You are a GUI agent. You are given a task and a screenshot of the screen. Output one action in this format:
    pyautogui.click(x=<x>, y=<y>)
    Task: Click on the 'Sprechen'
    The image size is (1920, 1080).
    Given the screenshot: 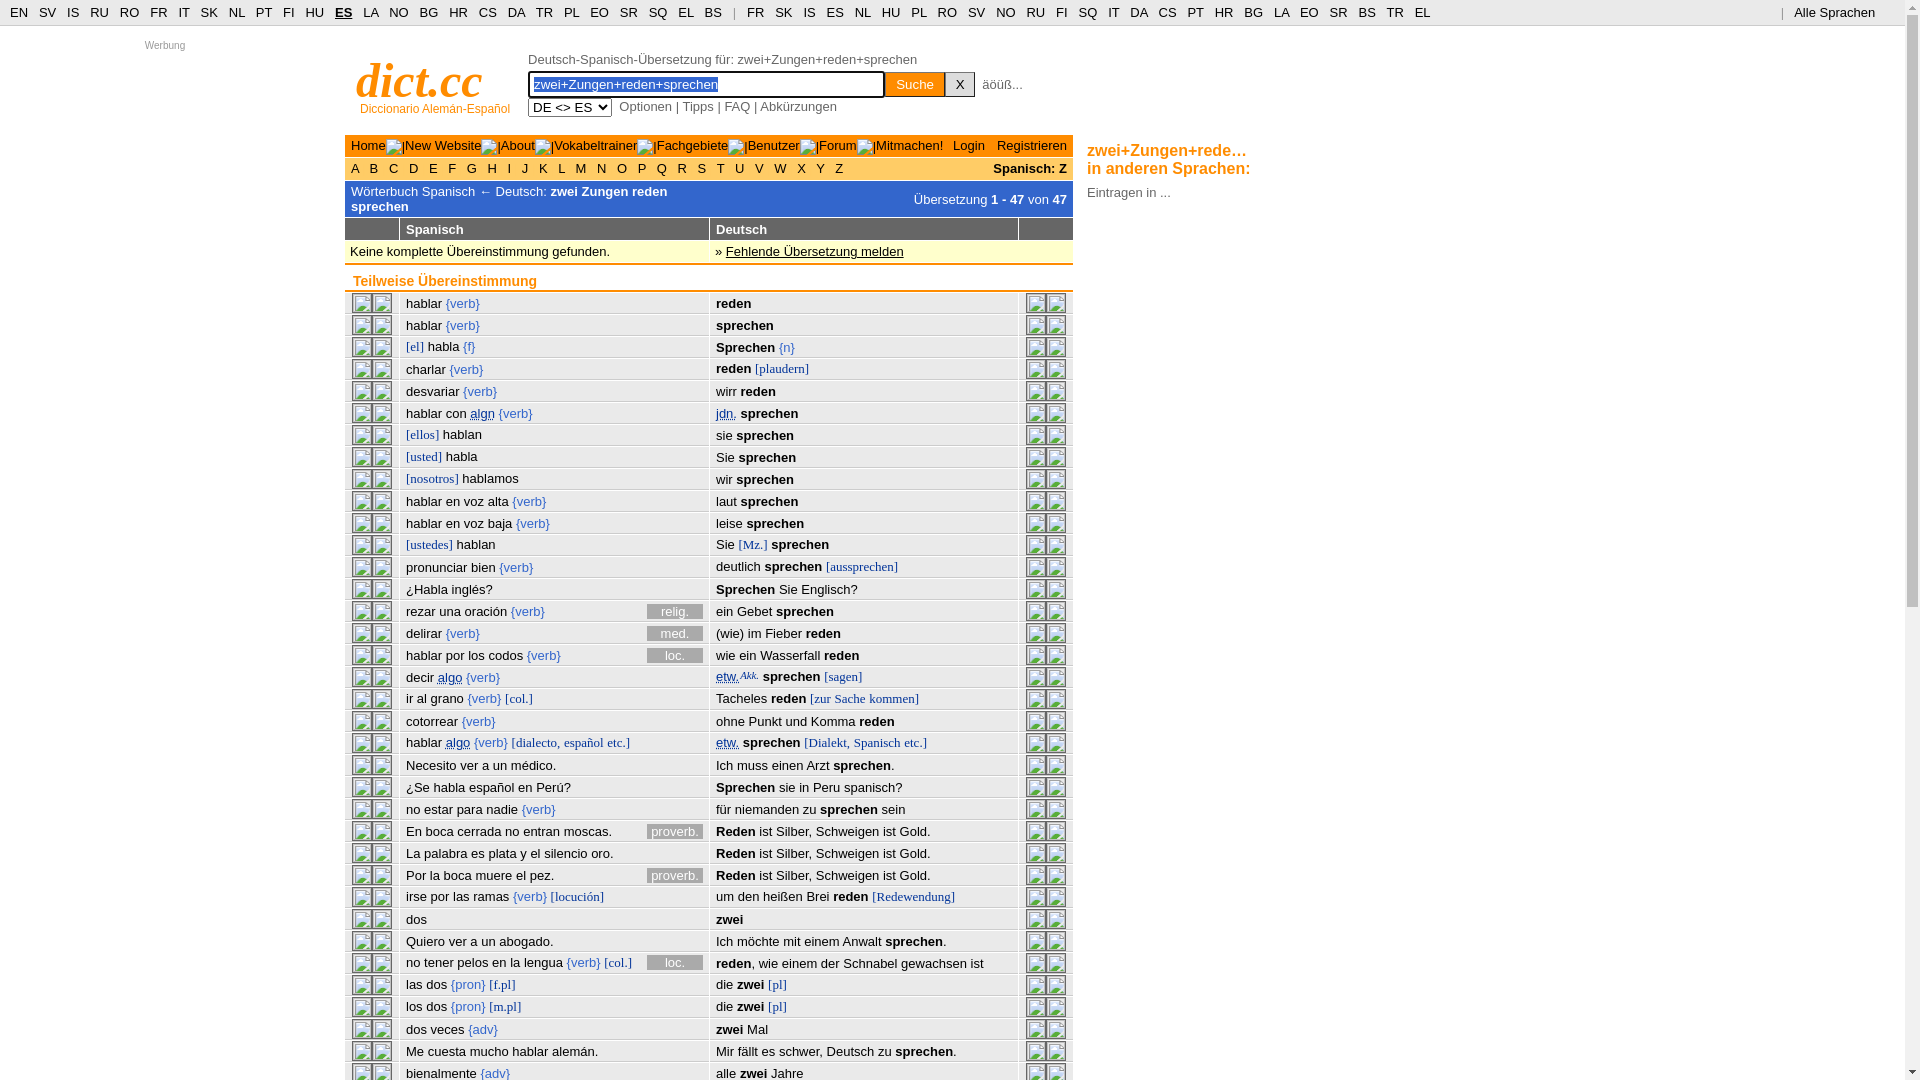 What is the action you would take?
    pyautogui.click(x=744, y=588)
    